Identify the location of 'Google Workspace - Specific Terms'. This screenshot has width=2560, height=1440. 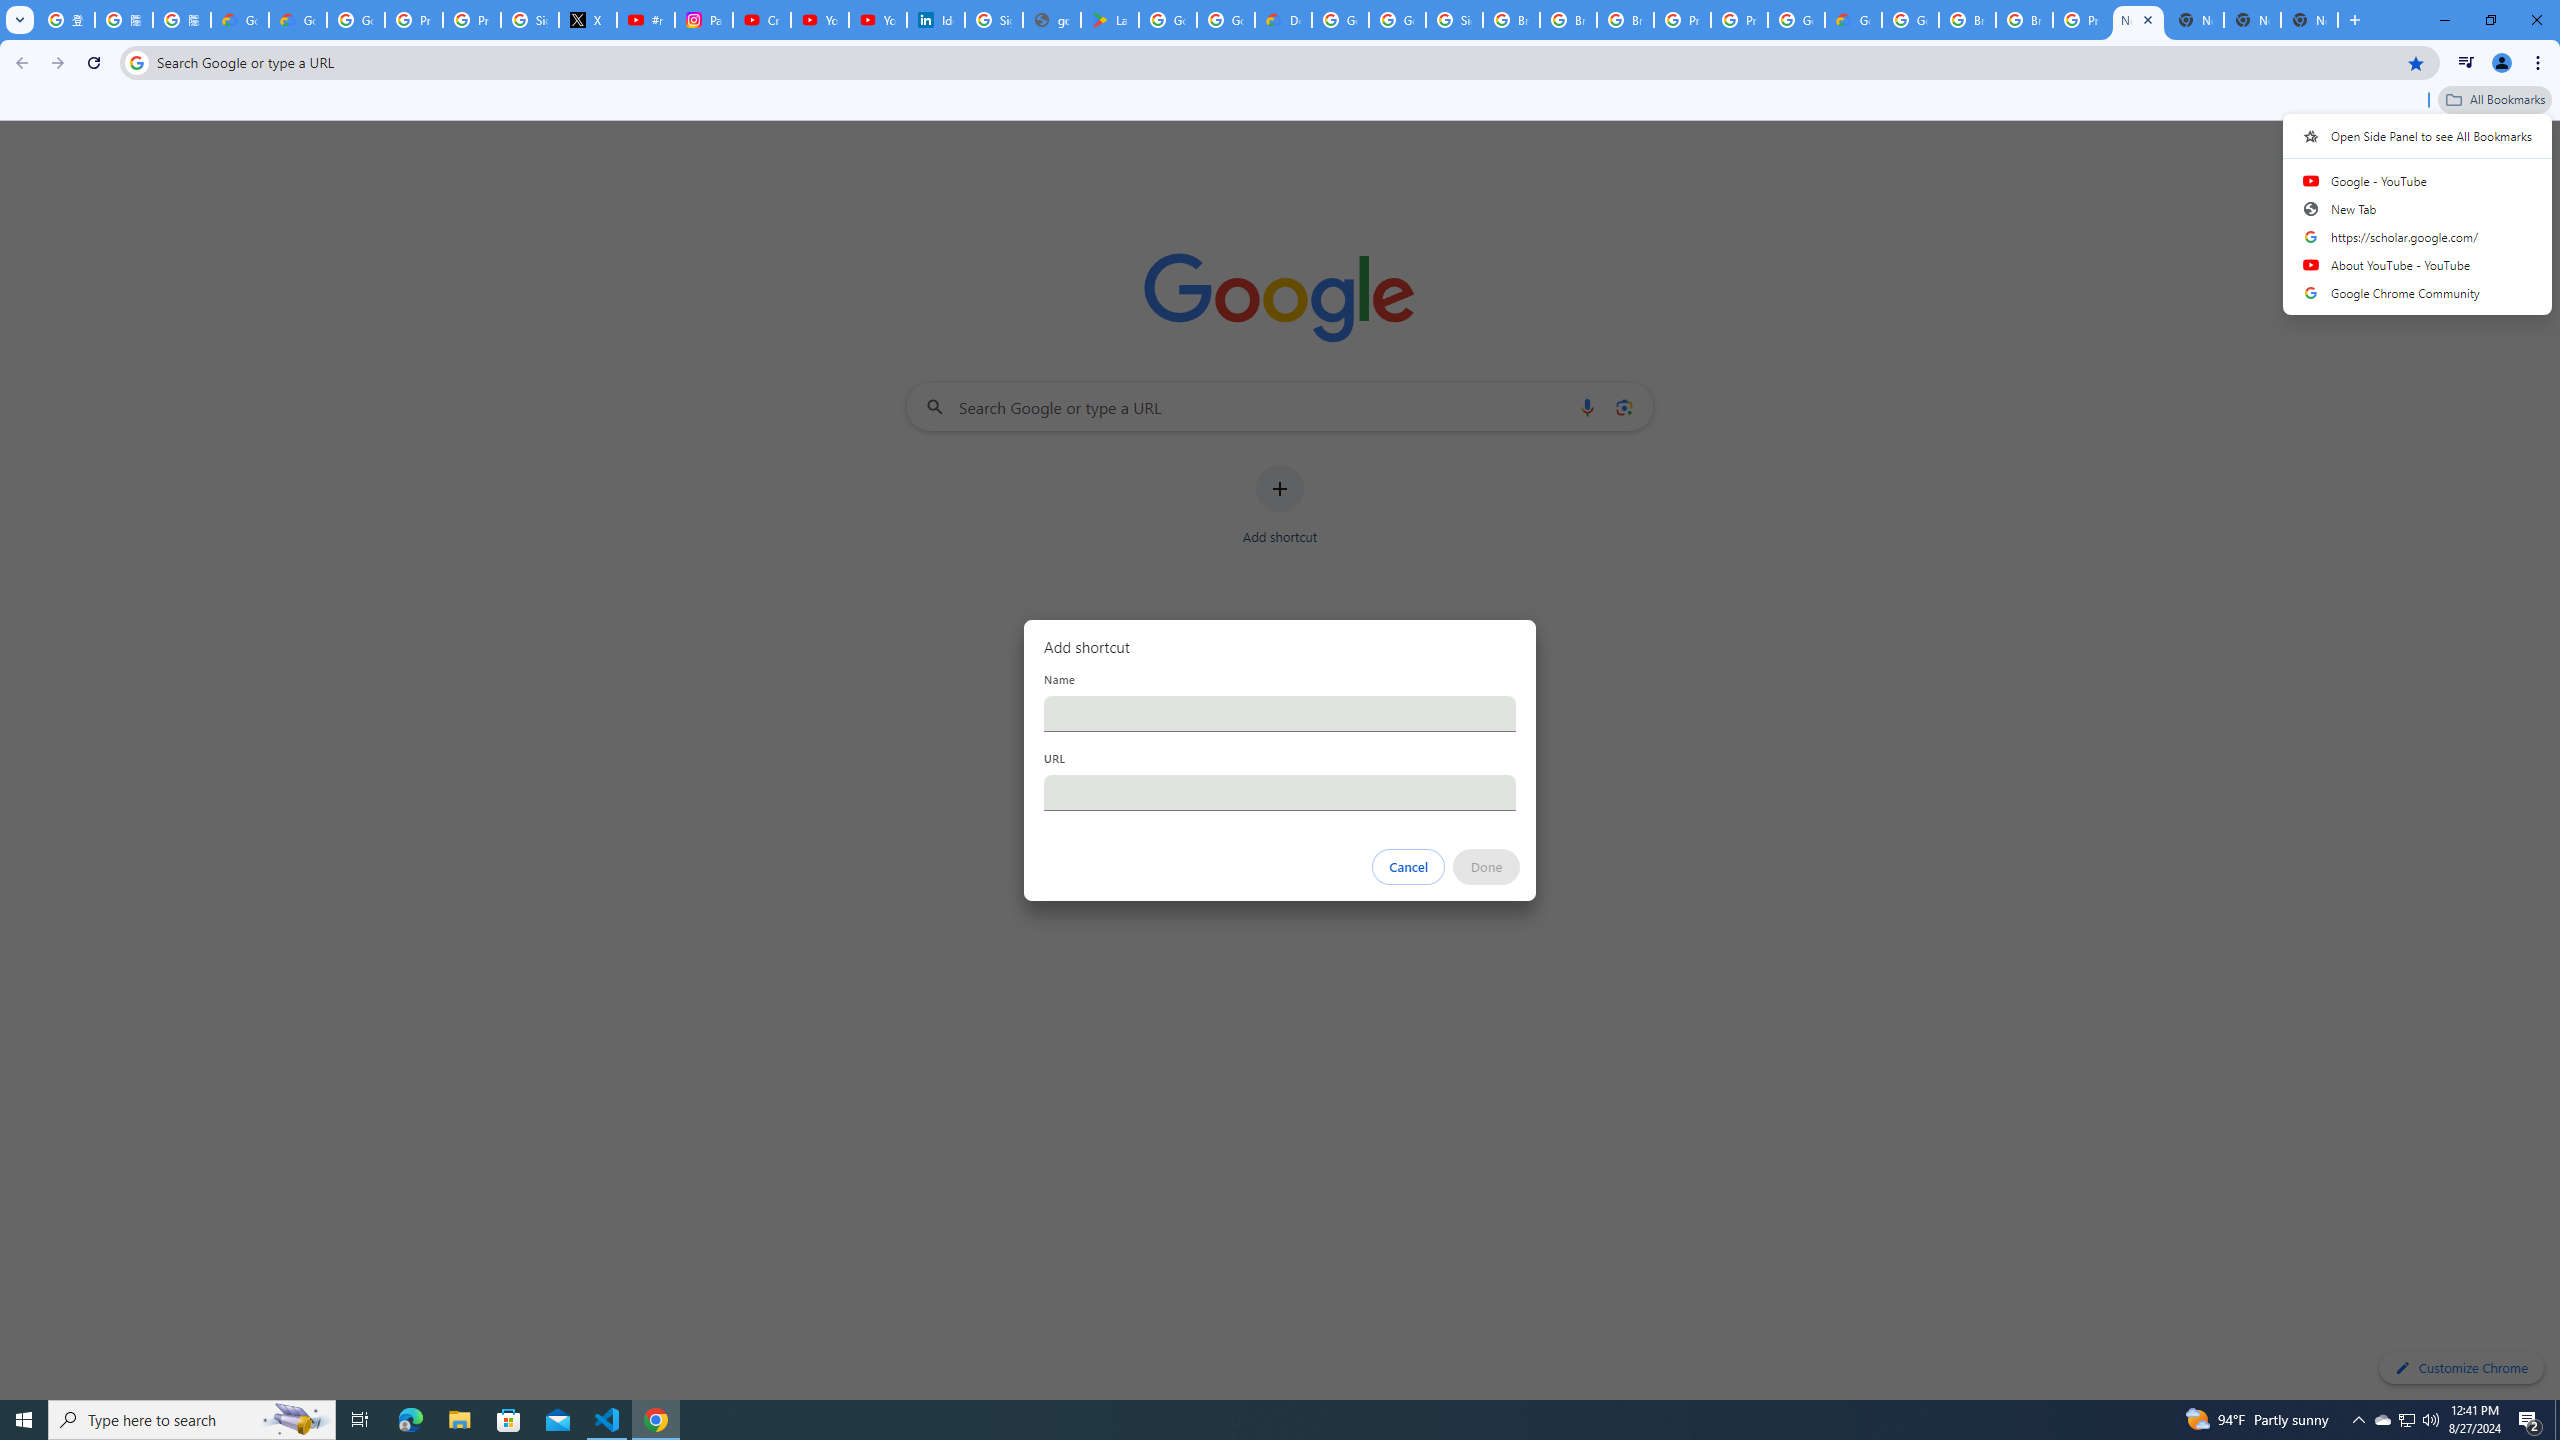
(1226, 19).